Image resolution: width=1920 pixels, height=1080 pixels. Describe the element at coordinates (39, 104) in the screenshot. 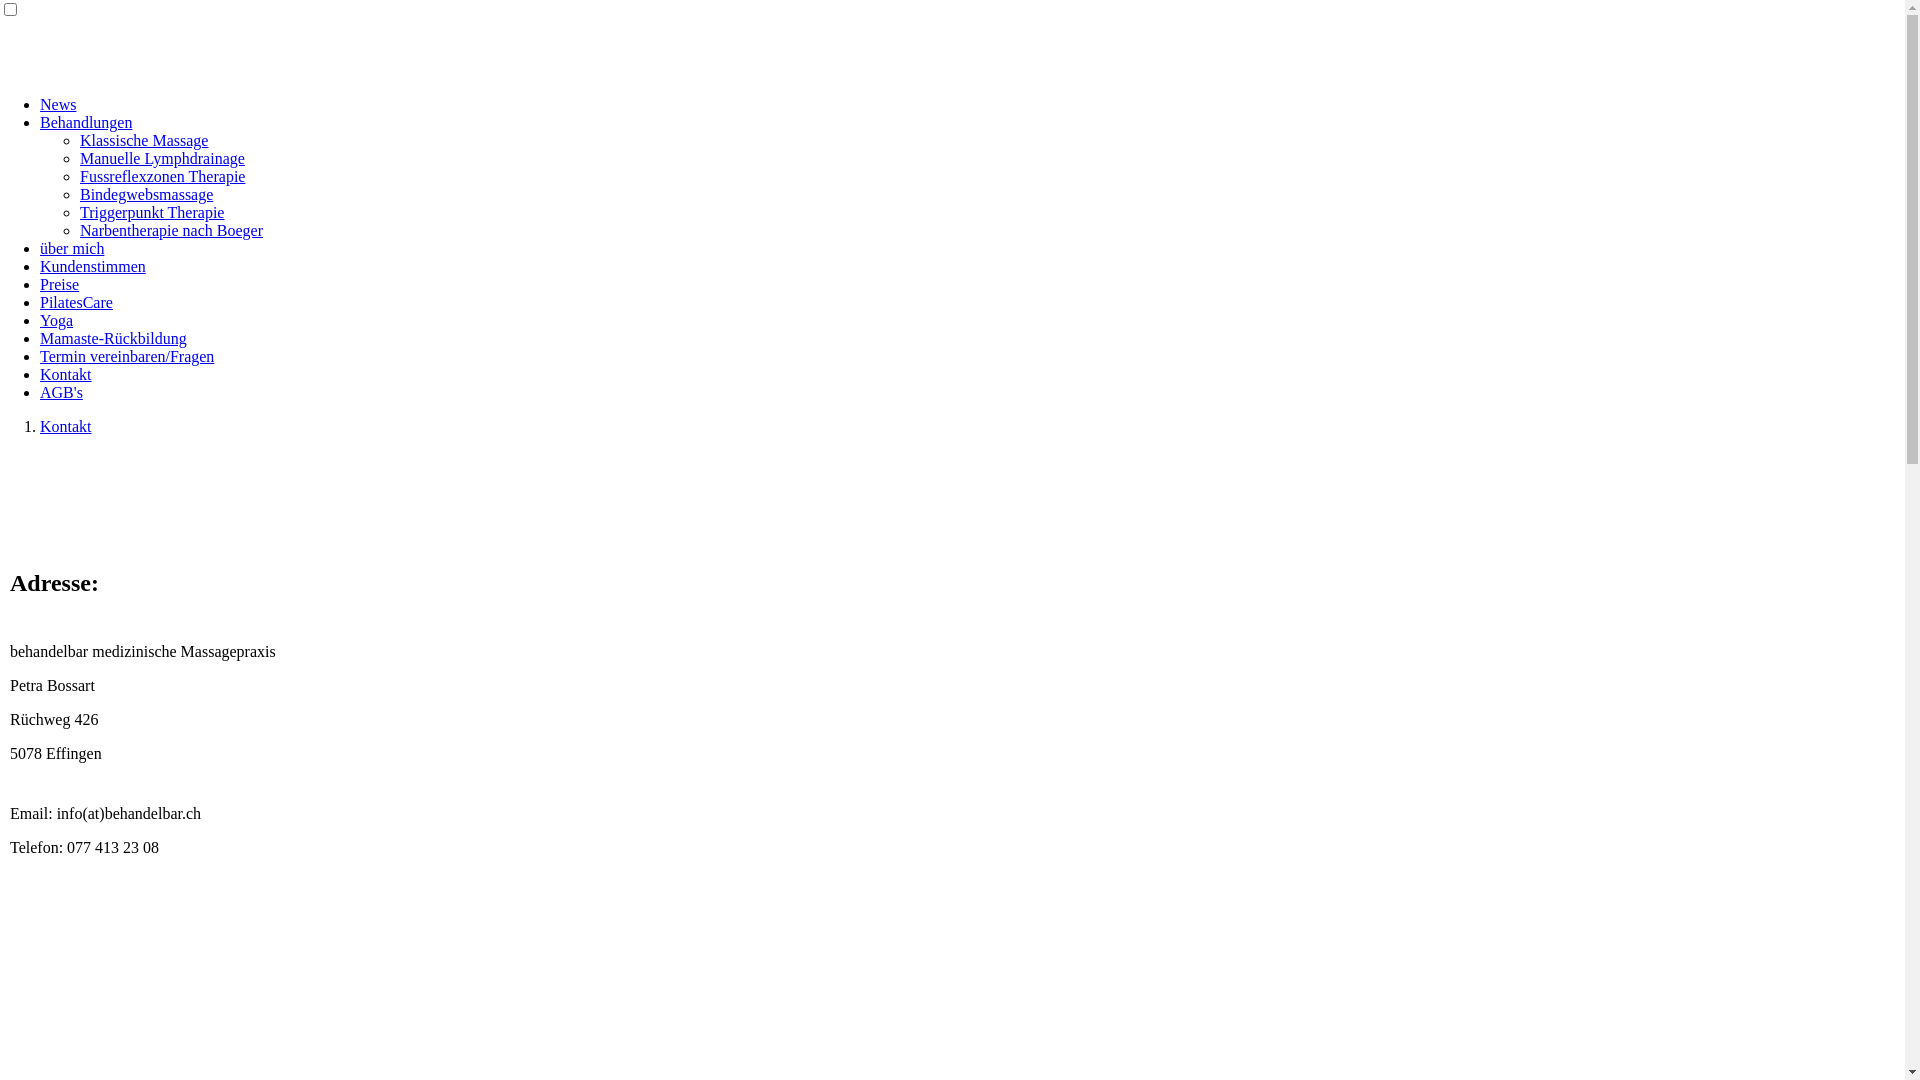

I see `'News'` at that location.